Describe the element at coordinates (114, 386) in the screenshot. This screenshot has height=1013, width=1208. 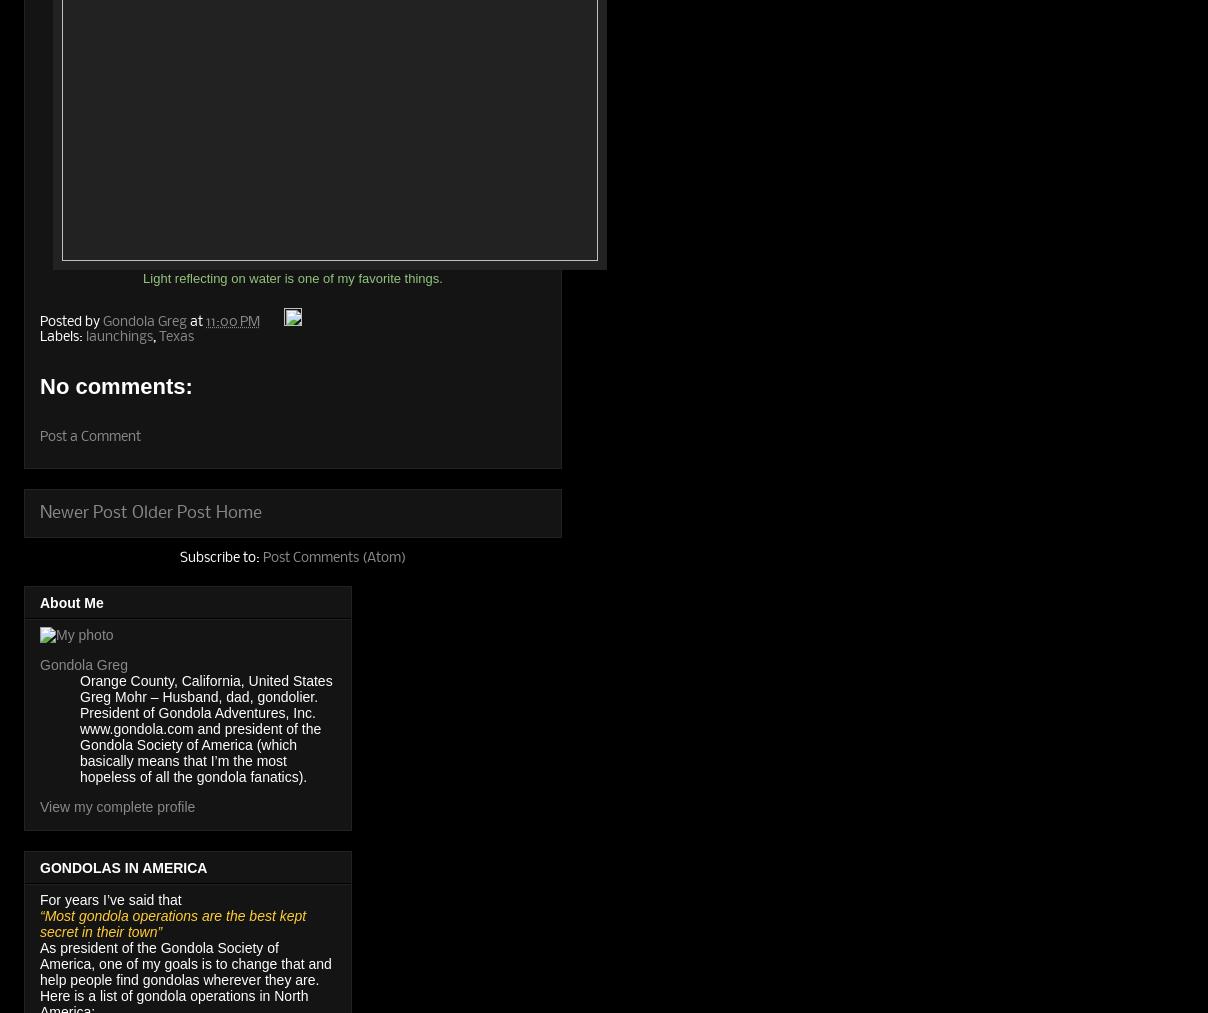
I see `'No comments:'` at that location.